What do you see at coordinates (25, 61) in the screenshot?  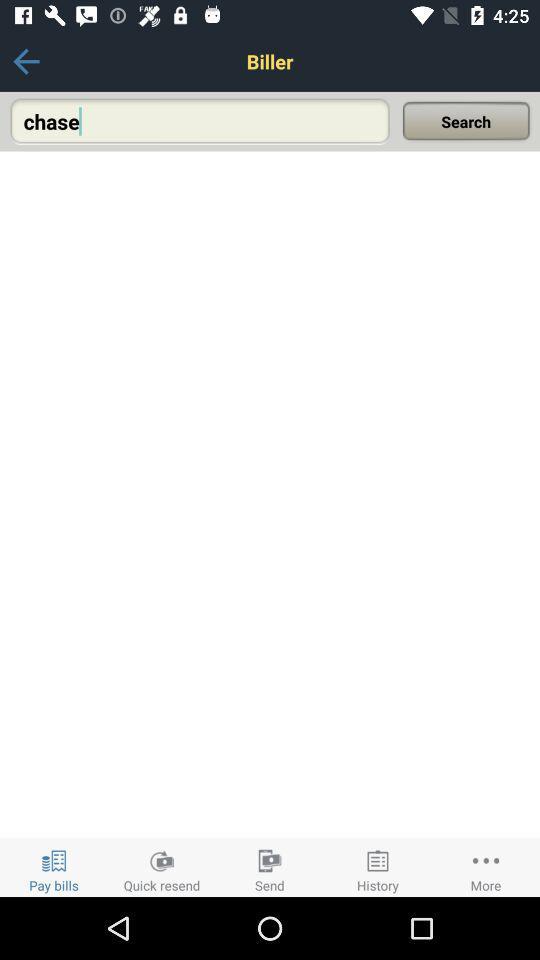 I see `next` at bounding box center [25, 61].